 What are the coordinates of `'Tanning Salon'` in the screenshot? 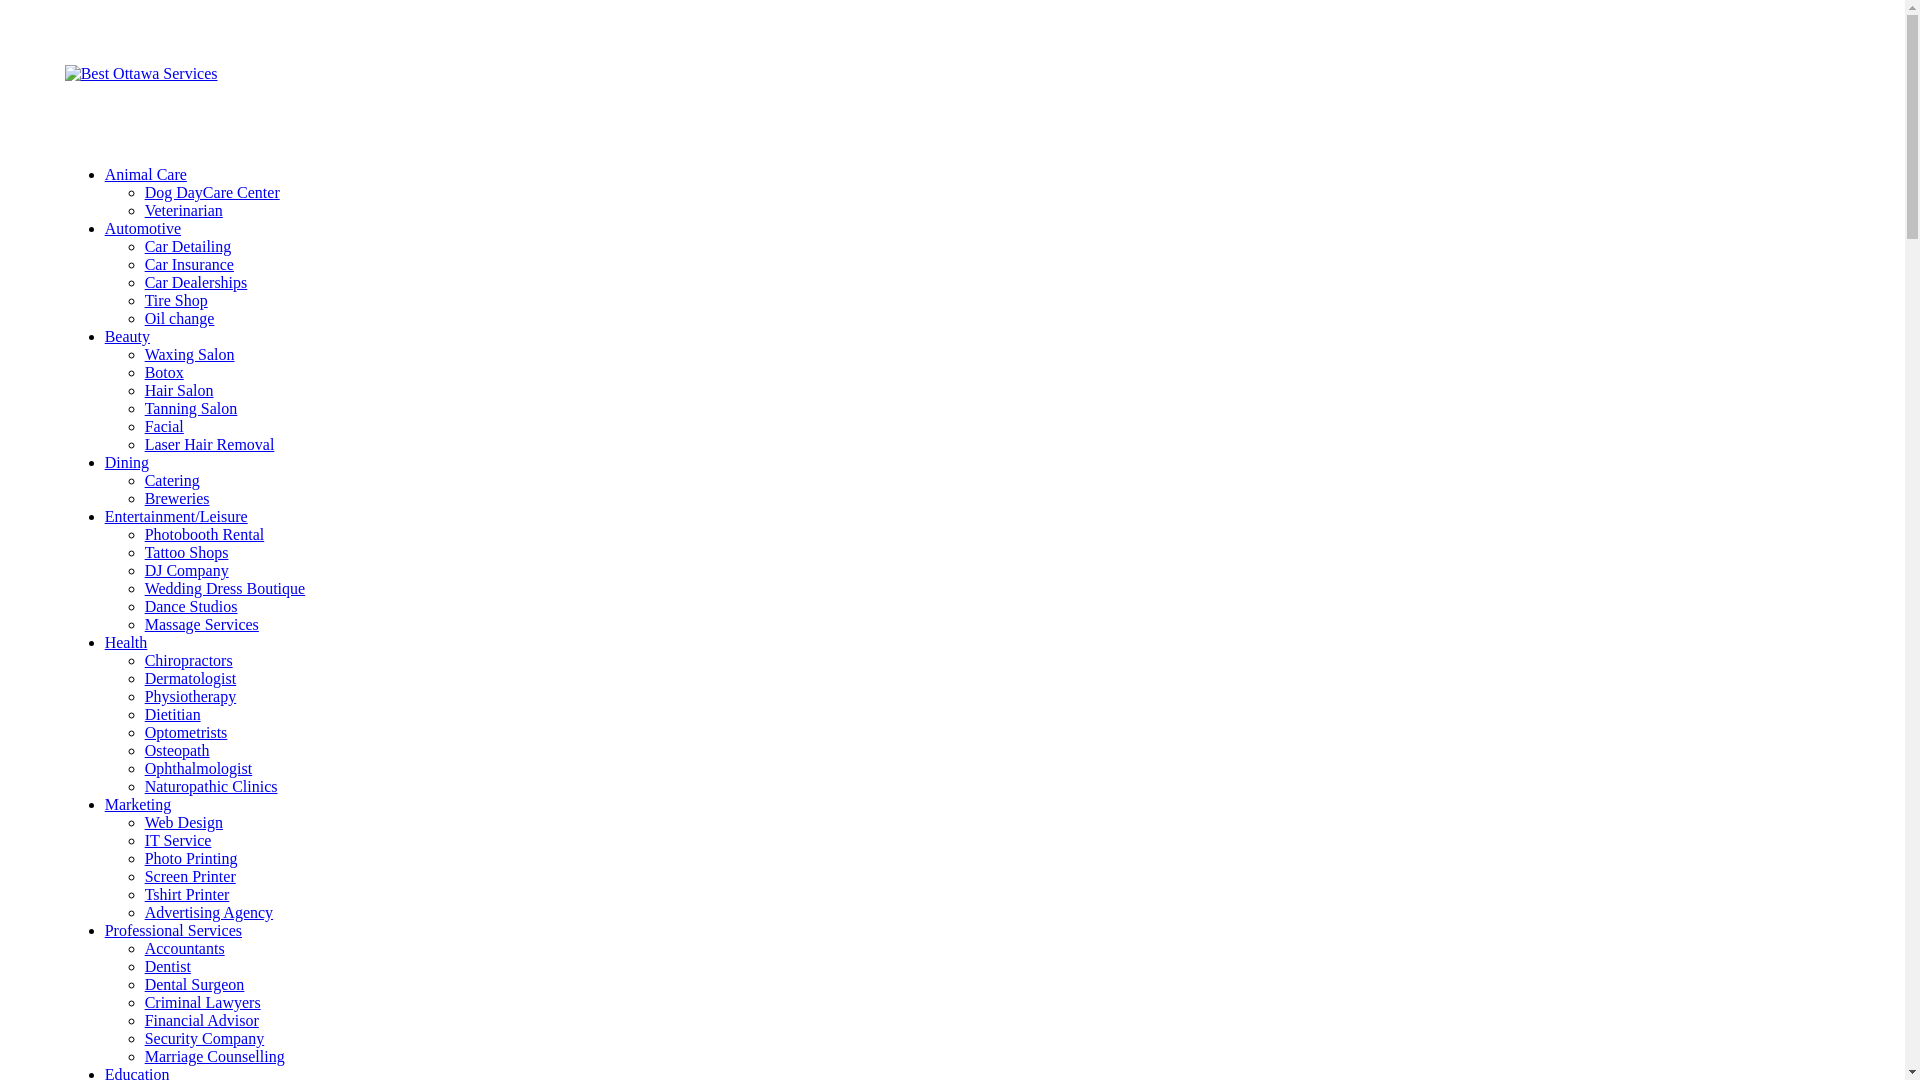 It's located at (191, 407).